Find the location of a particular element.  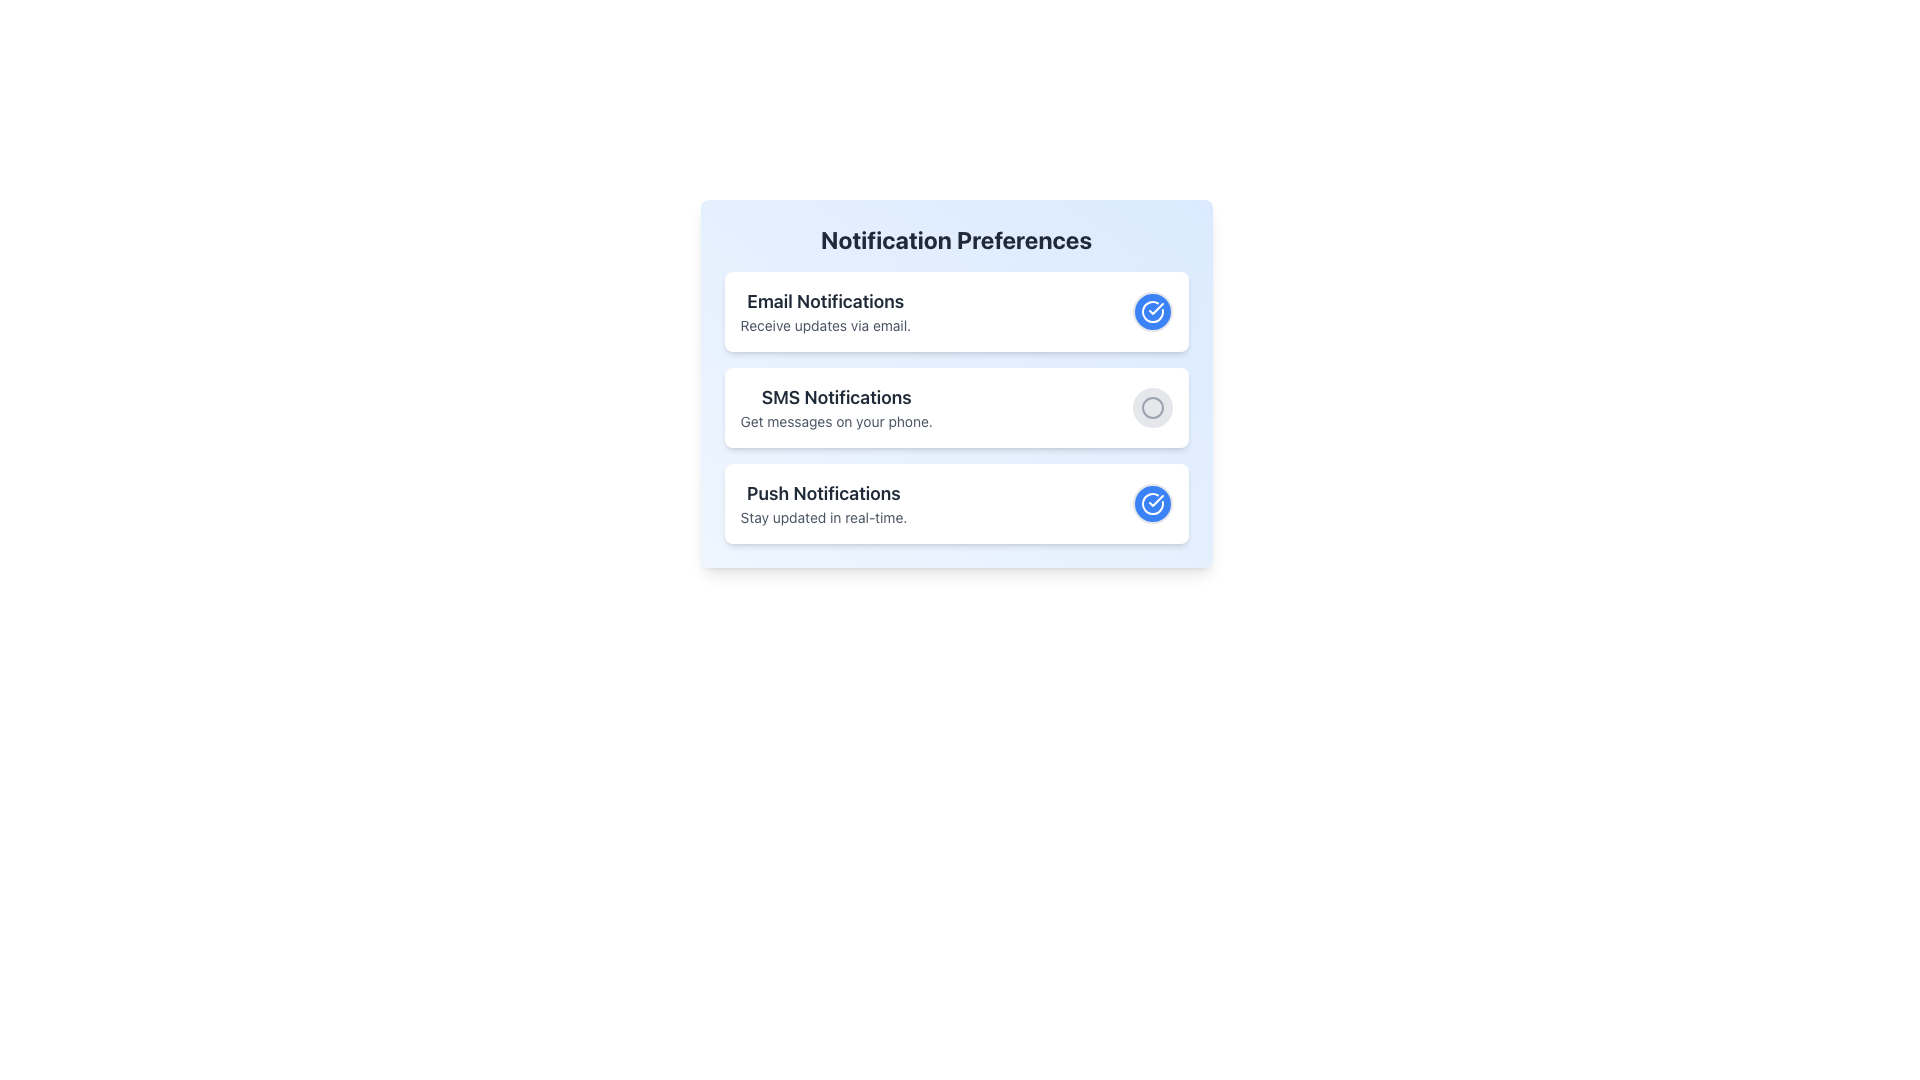

the Text label providing information about the 'Push Notifications' feature, located under the title 'Push Notifications' in the 'Notification Preferences' card interface is located at coordinates (823, 516).